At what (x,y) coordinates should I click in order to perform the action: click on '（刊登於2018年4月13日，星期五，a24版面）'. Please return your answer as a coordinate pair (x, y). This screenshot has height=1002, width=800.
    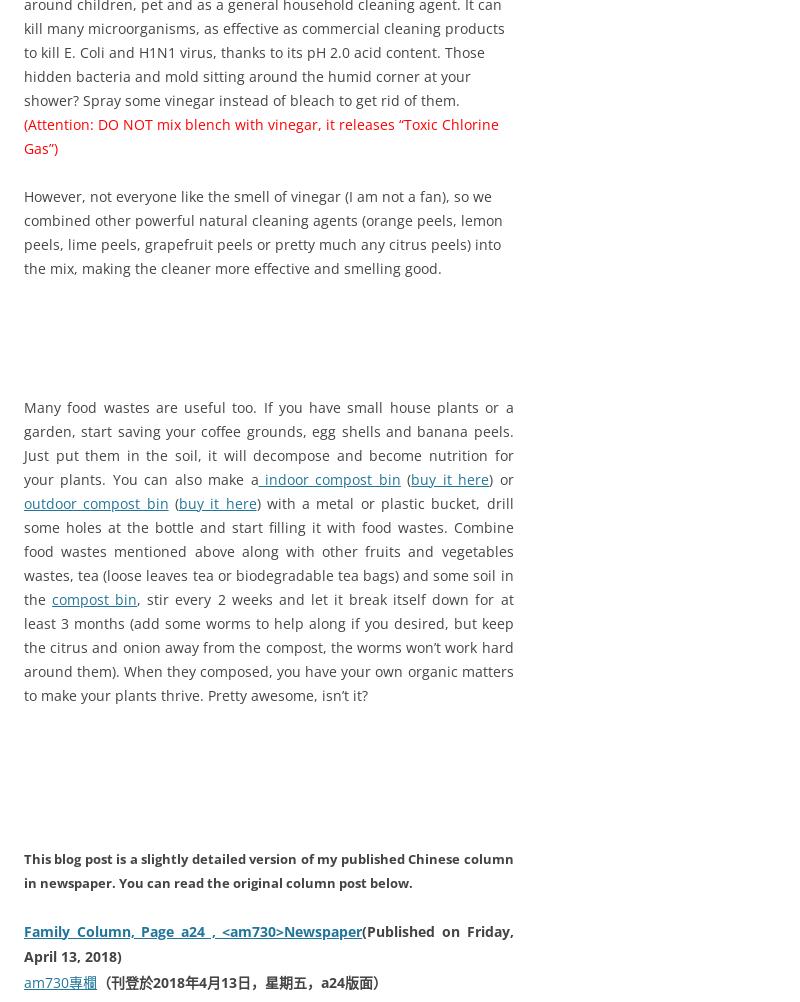
    Looking at the image, I should click on (241, 981).